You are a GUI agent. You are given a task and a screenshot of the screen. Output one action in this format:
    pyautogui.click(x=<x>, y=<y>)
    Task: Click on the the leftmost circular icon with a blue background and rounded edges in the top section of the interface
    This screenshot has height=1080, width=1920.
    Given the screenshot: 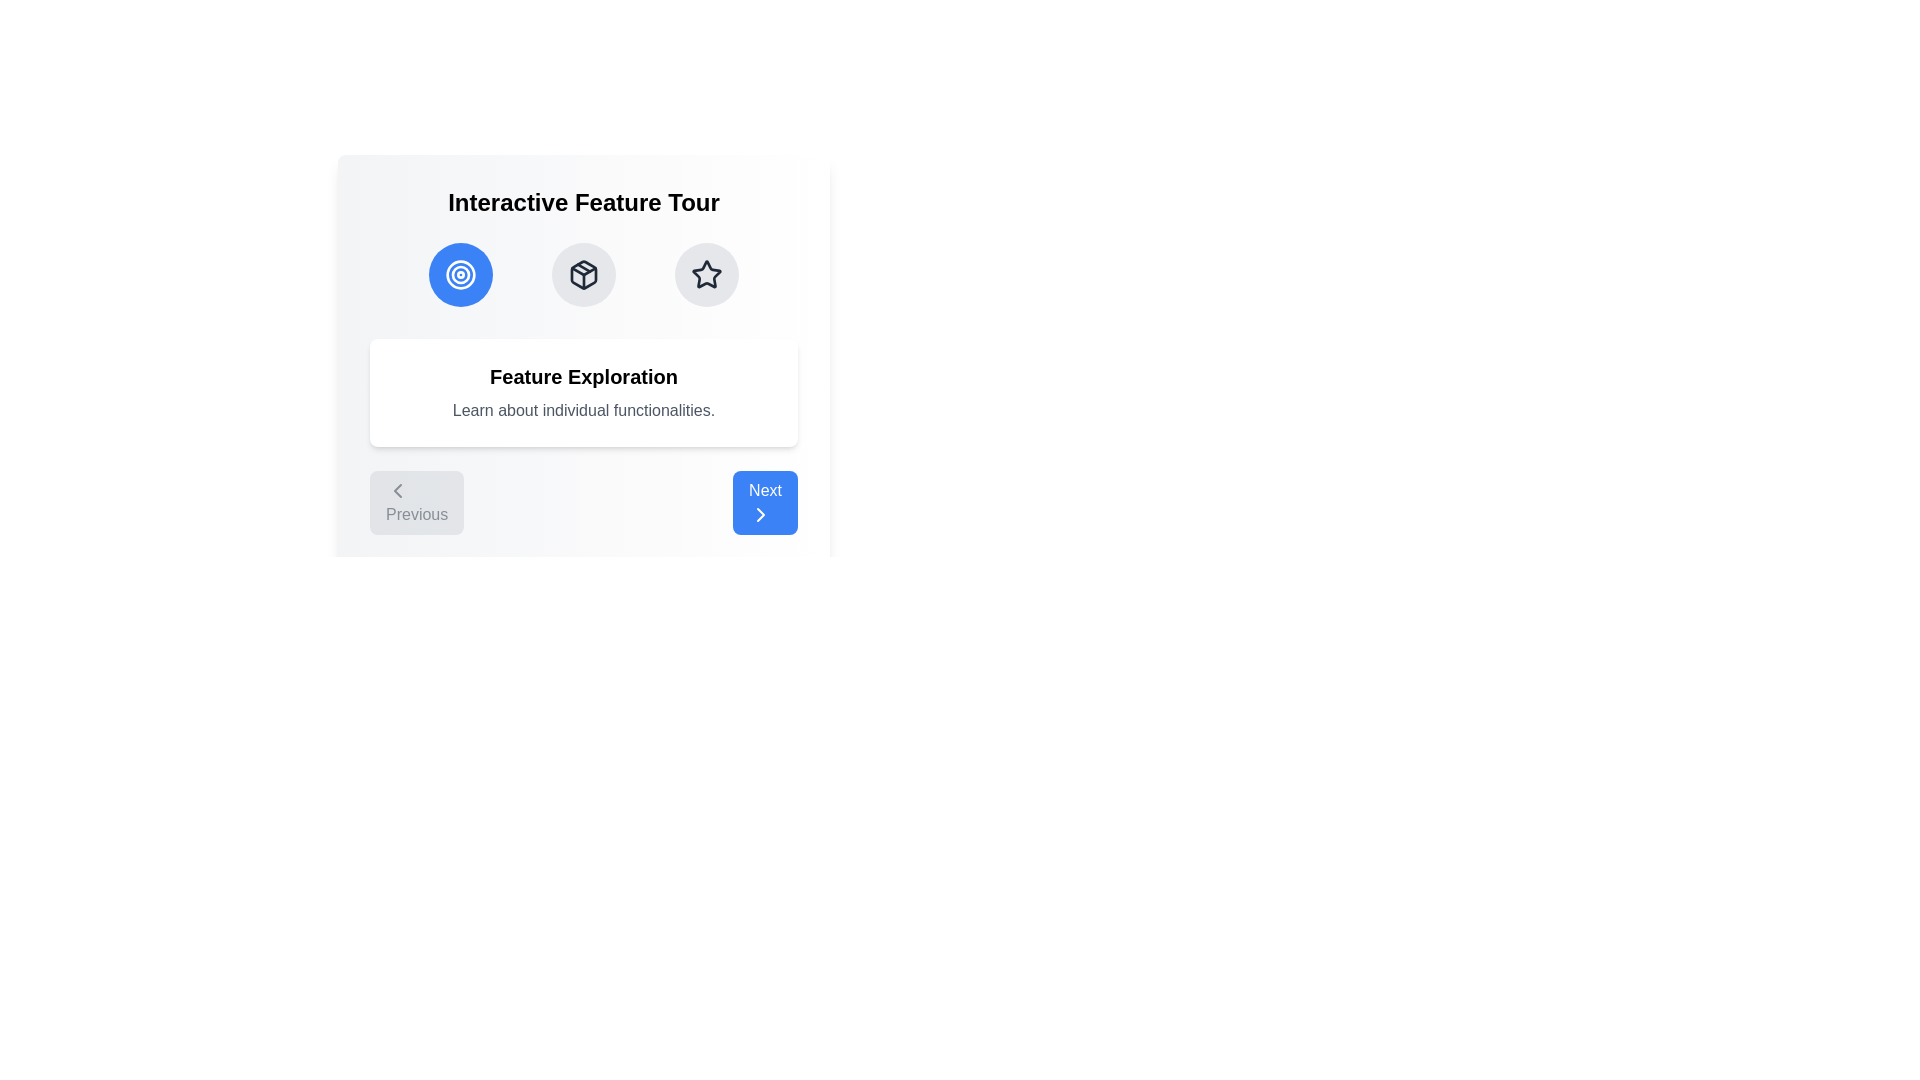 What is the action you would take?
    pyautogui.click(x=459, y=274)
    